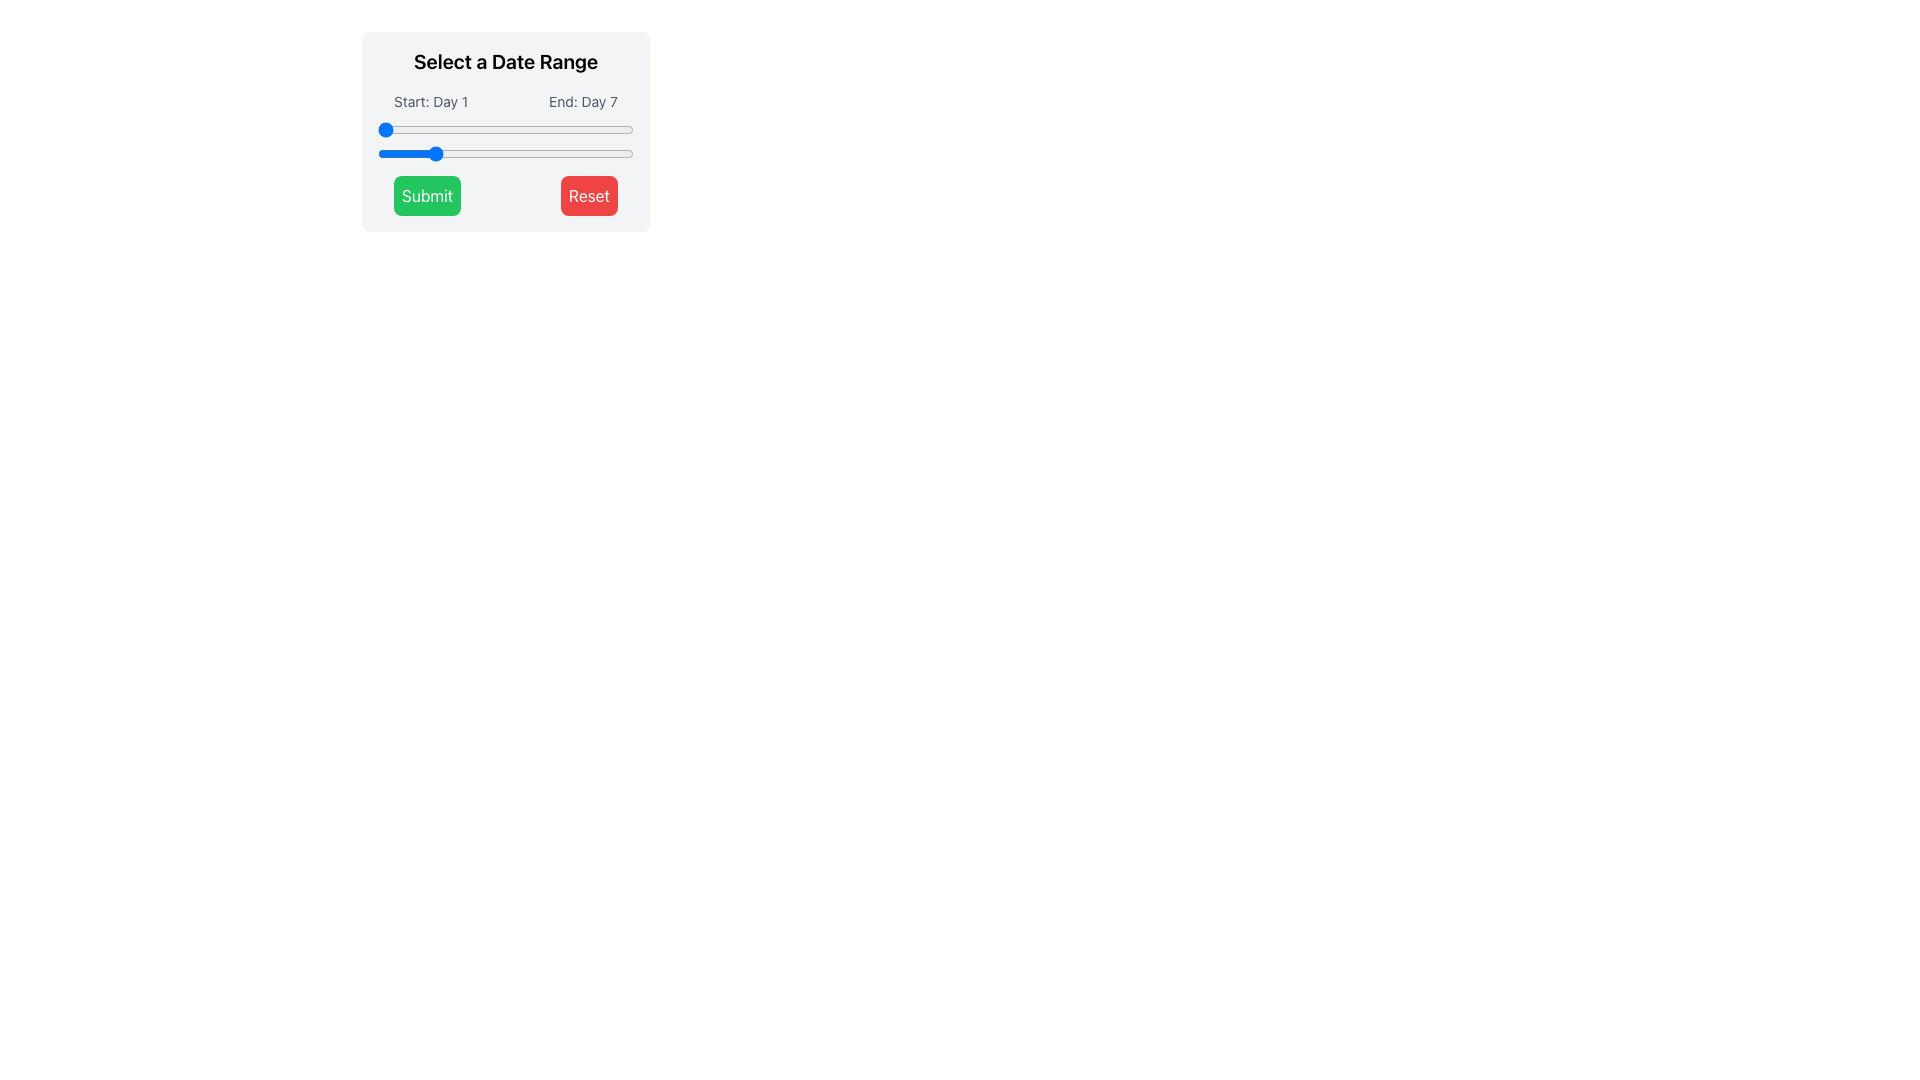 This screenshot has height=1080, width=1920. What do you see at coordinates (474, 153) in the screenshot?
I see `the slider` at bounding box center [474, 153].